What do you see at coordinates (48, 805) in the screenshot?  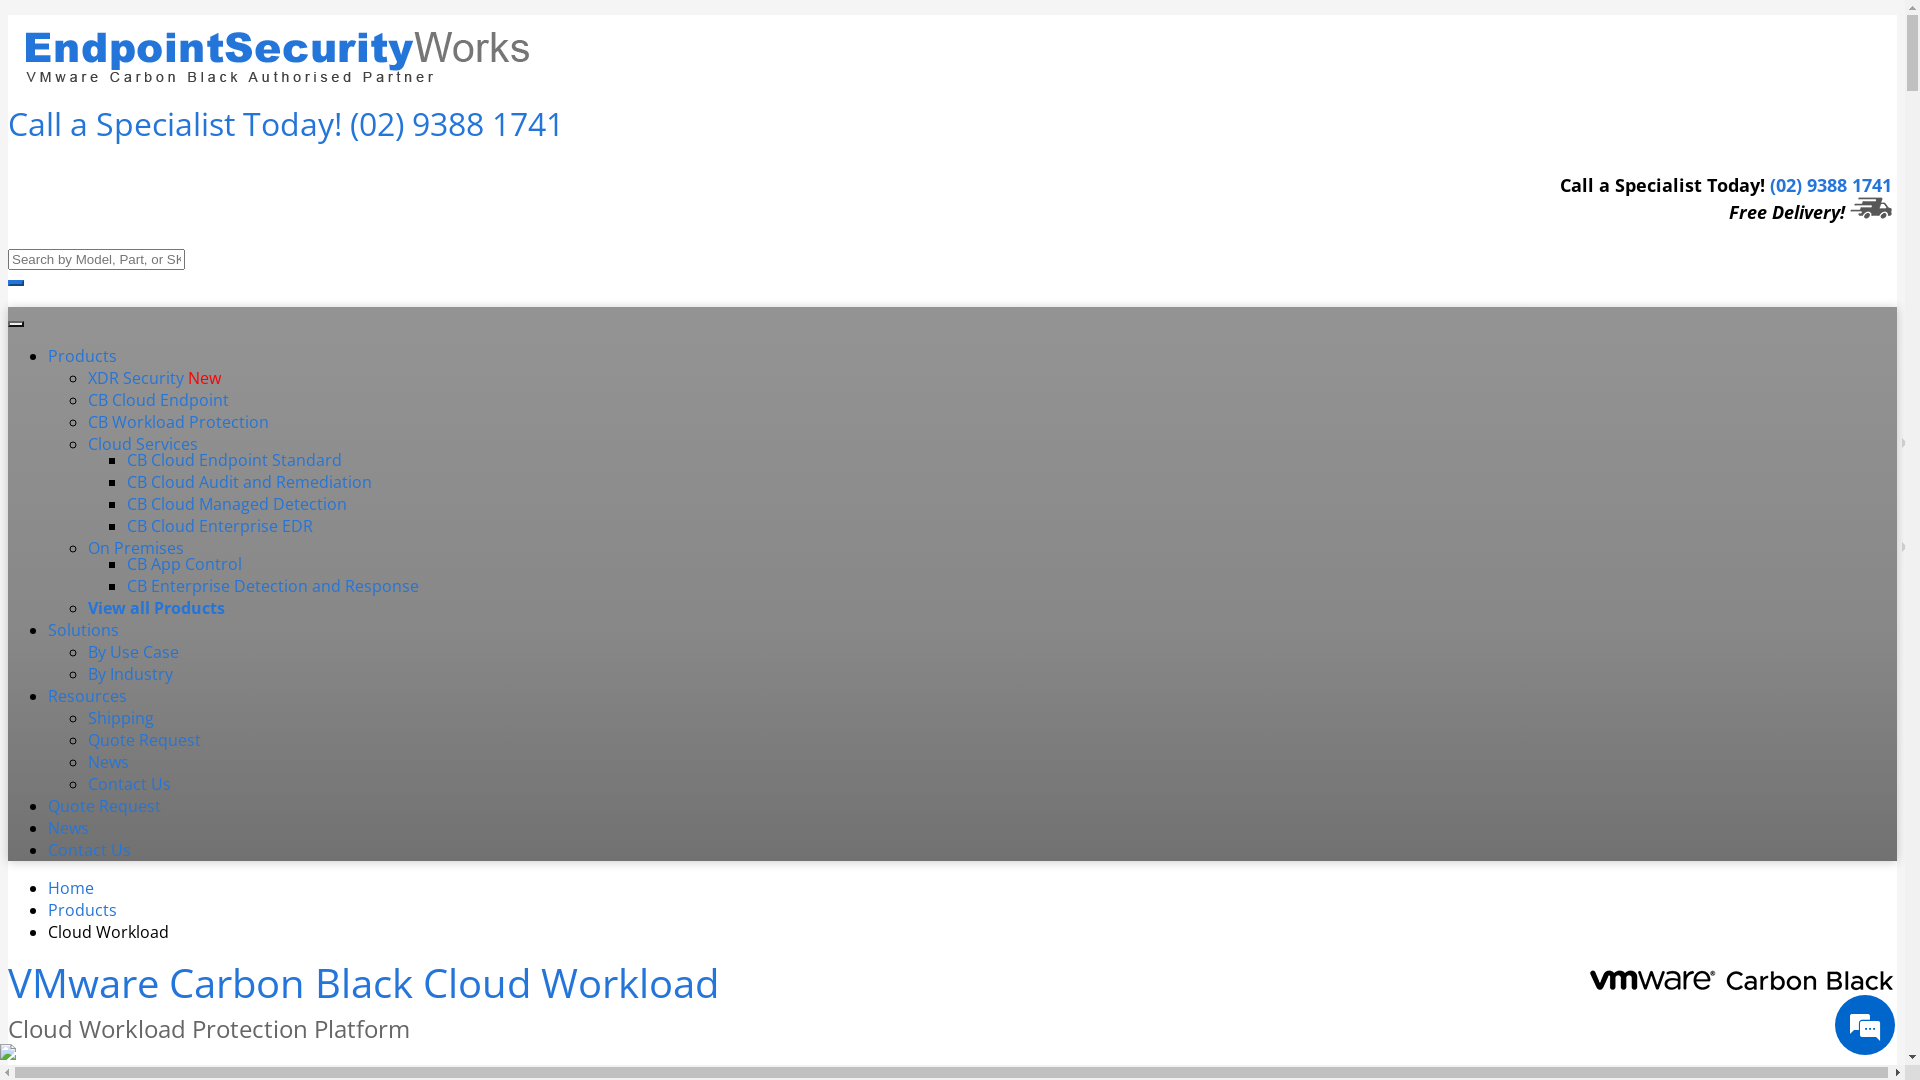 I see `'Quote Request'` at bounding box center [48, 805].